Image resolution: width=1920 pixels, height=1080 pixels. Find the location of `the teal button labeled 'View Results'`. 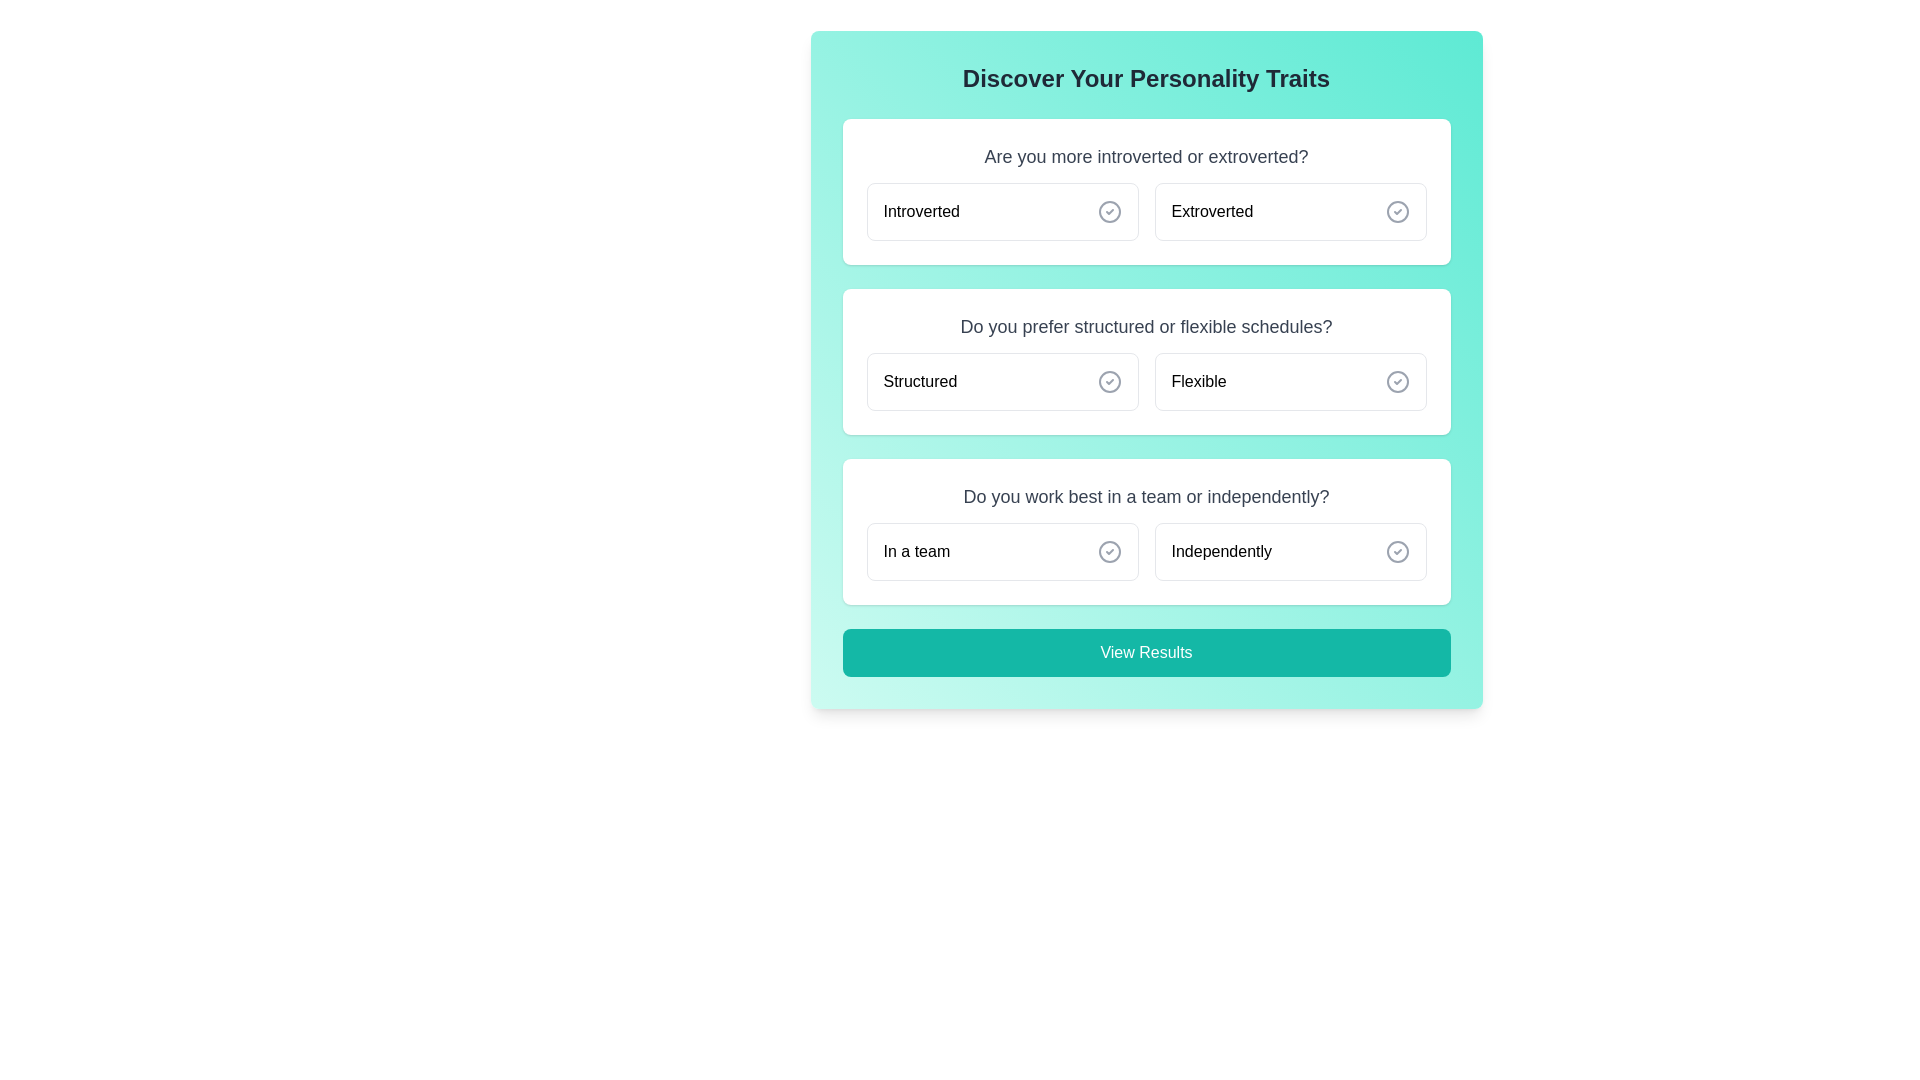

the teal button labeled 'View Results' is located at coordinates (1146, 652).